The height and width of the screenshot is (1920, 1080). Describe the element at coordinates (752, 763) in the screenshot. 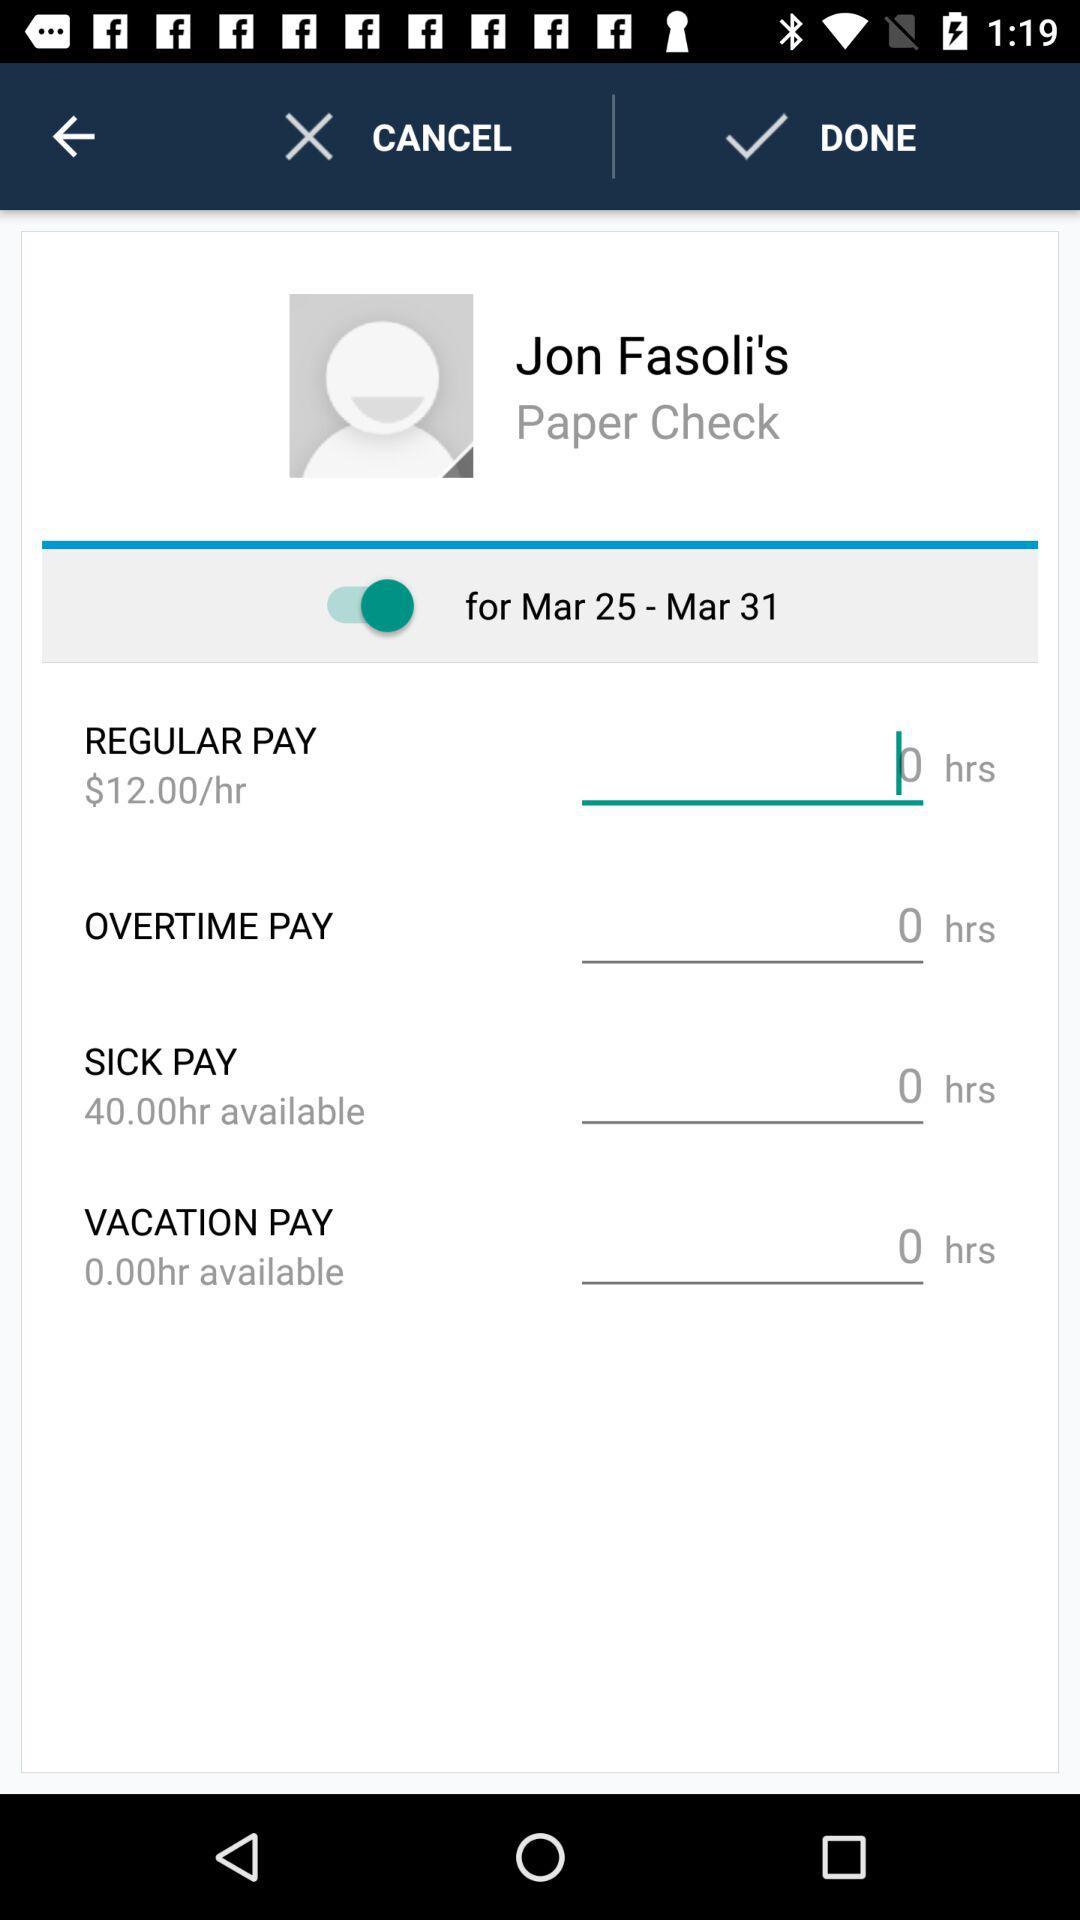

I see `payment per hours option` at that location.